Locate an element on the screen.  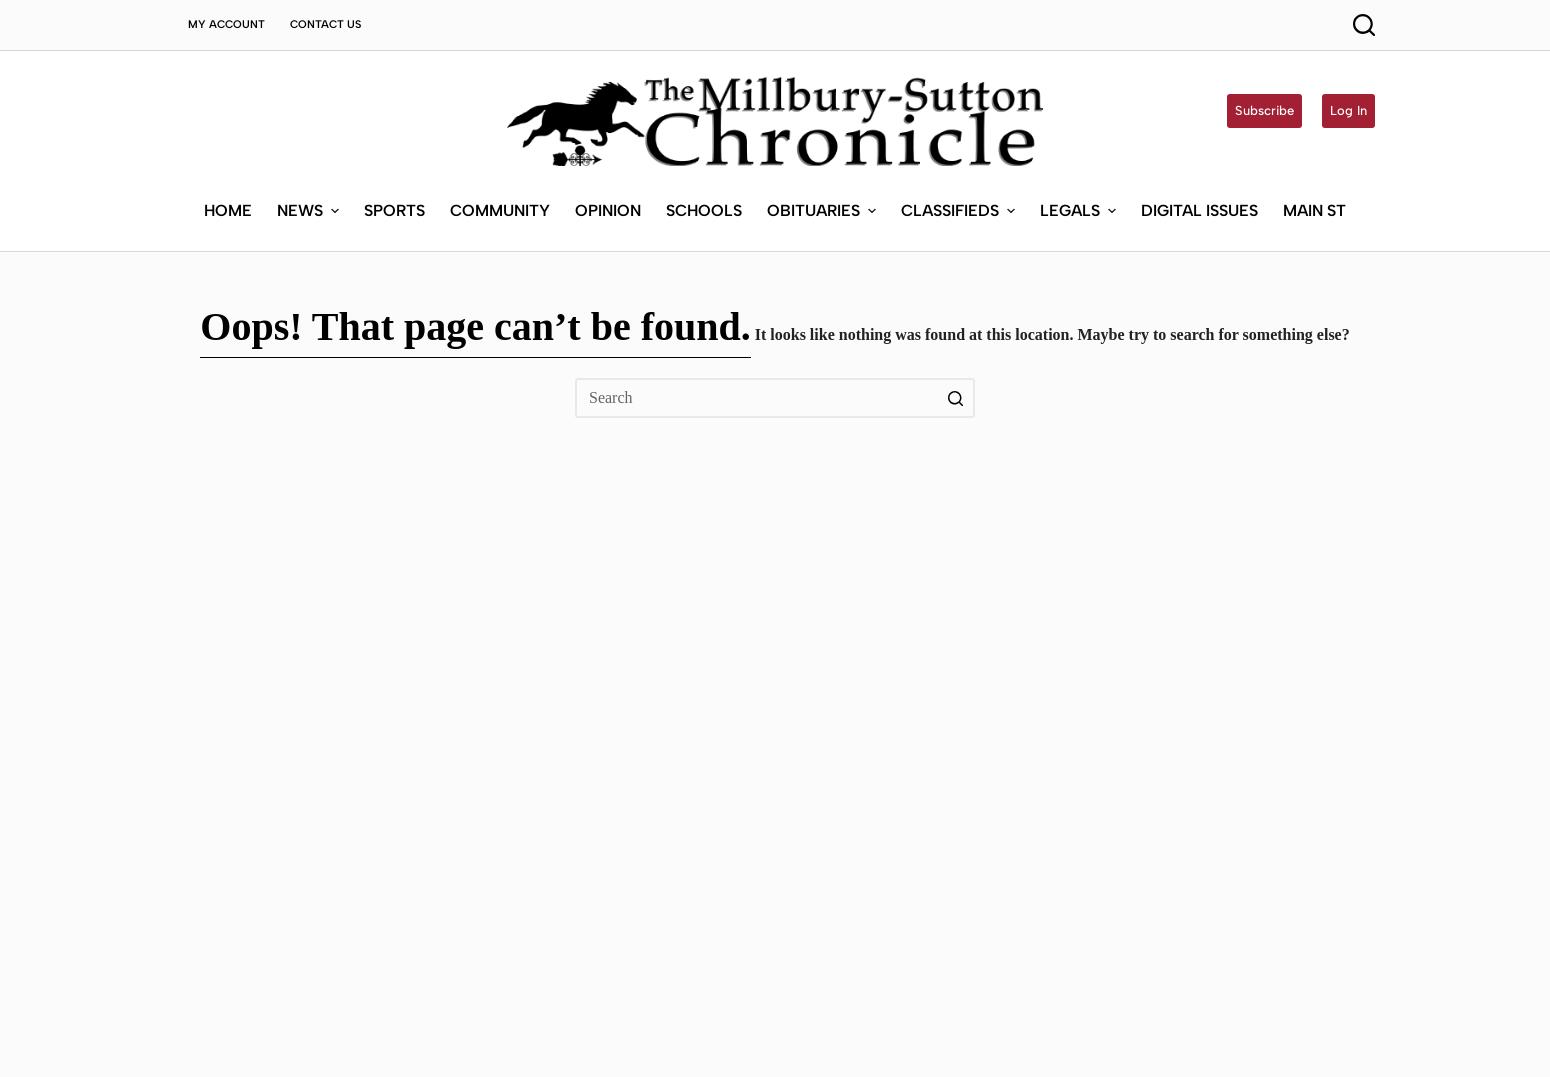
'Schools' is located at coordinates (663, 63).